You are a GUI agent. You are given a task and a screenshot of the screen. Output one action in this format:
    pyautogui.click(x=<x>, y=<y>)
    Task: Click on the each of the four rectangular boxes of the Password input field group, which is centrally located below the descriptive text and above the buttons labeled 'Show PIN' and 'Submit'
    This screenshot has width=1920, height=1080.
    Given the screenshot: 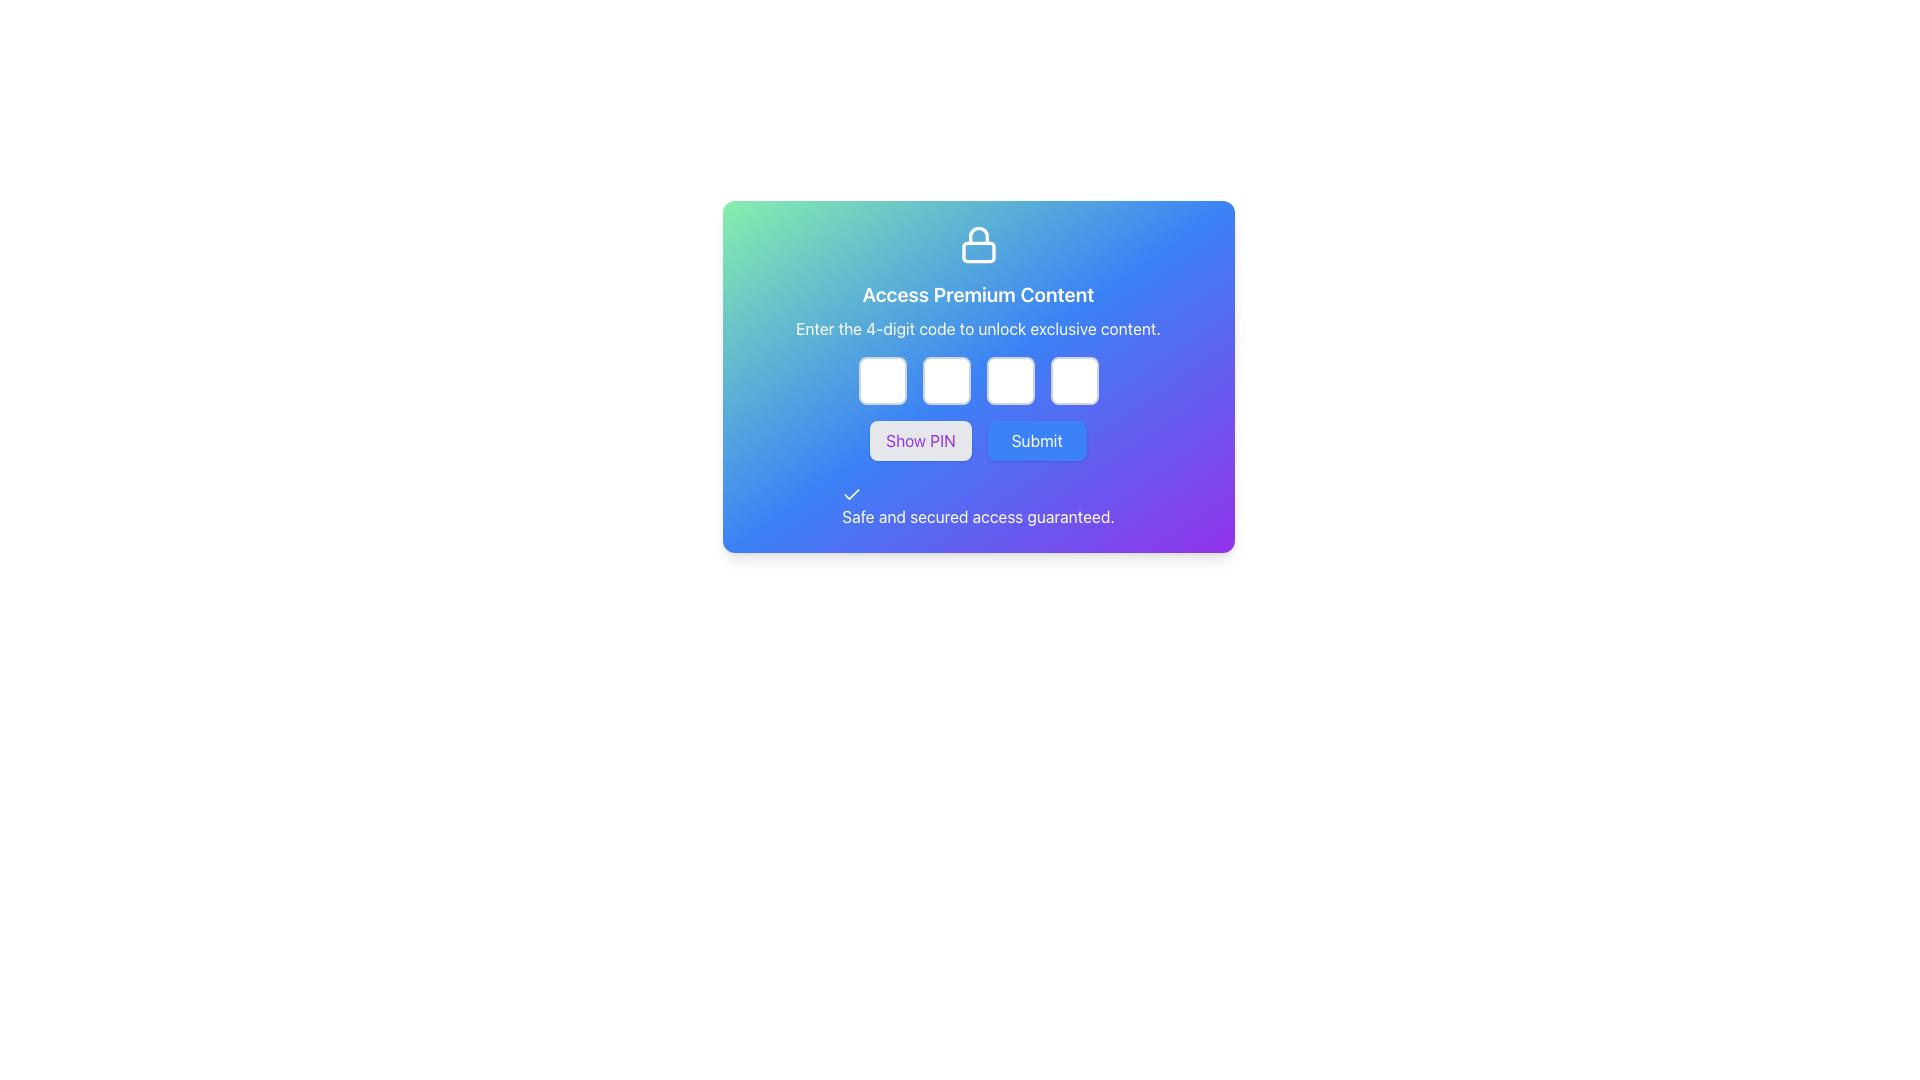 What is the action you would take?
    pyautogui.click(x=978, y=381)
    